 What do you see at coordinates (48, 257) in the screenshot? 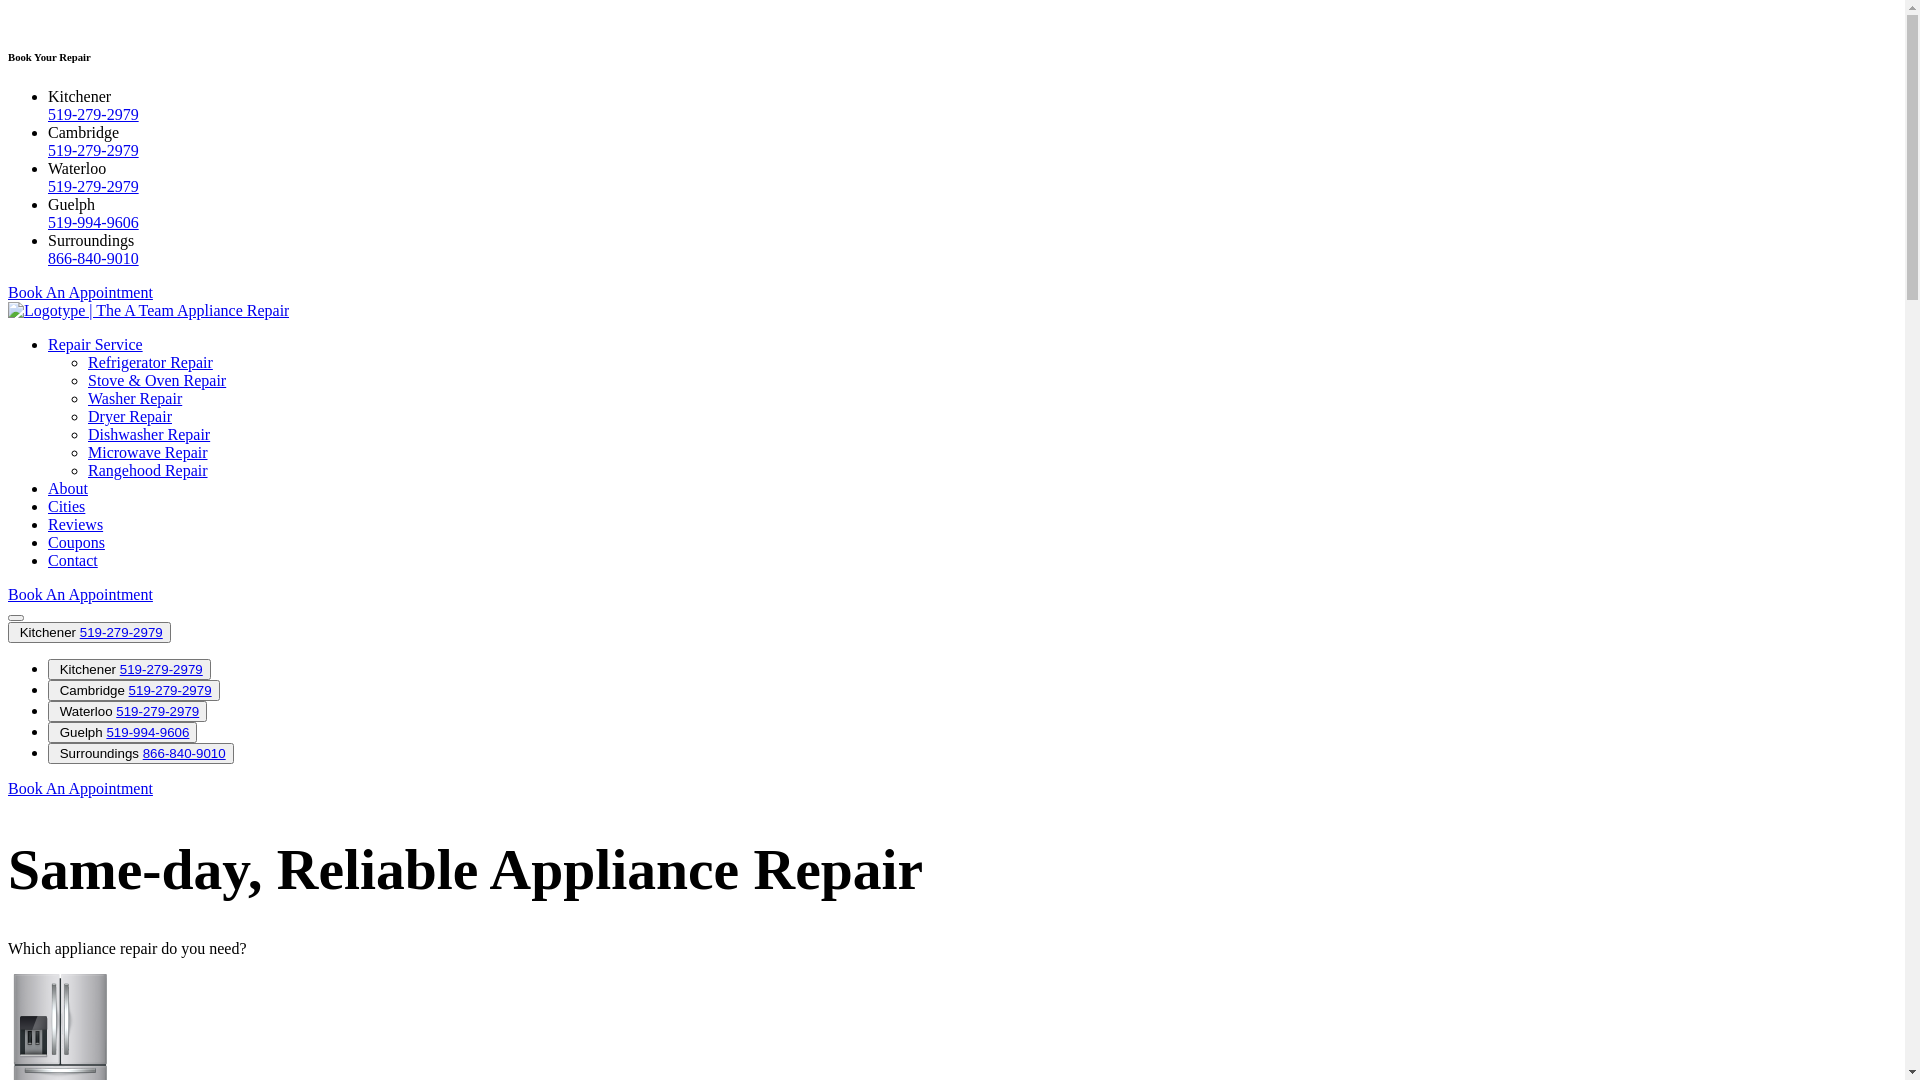
I see `'866-840-9010'` at bounding box center [48, 257].